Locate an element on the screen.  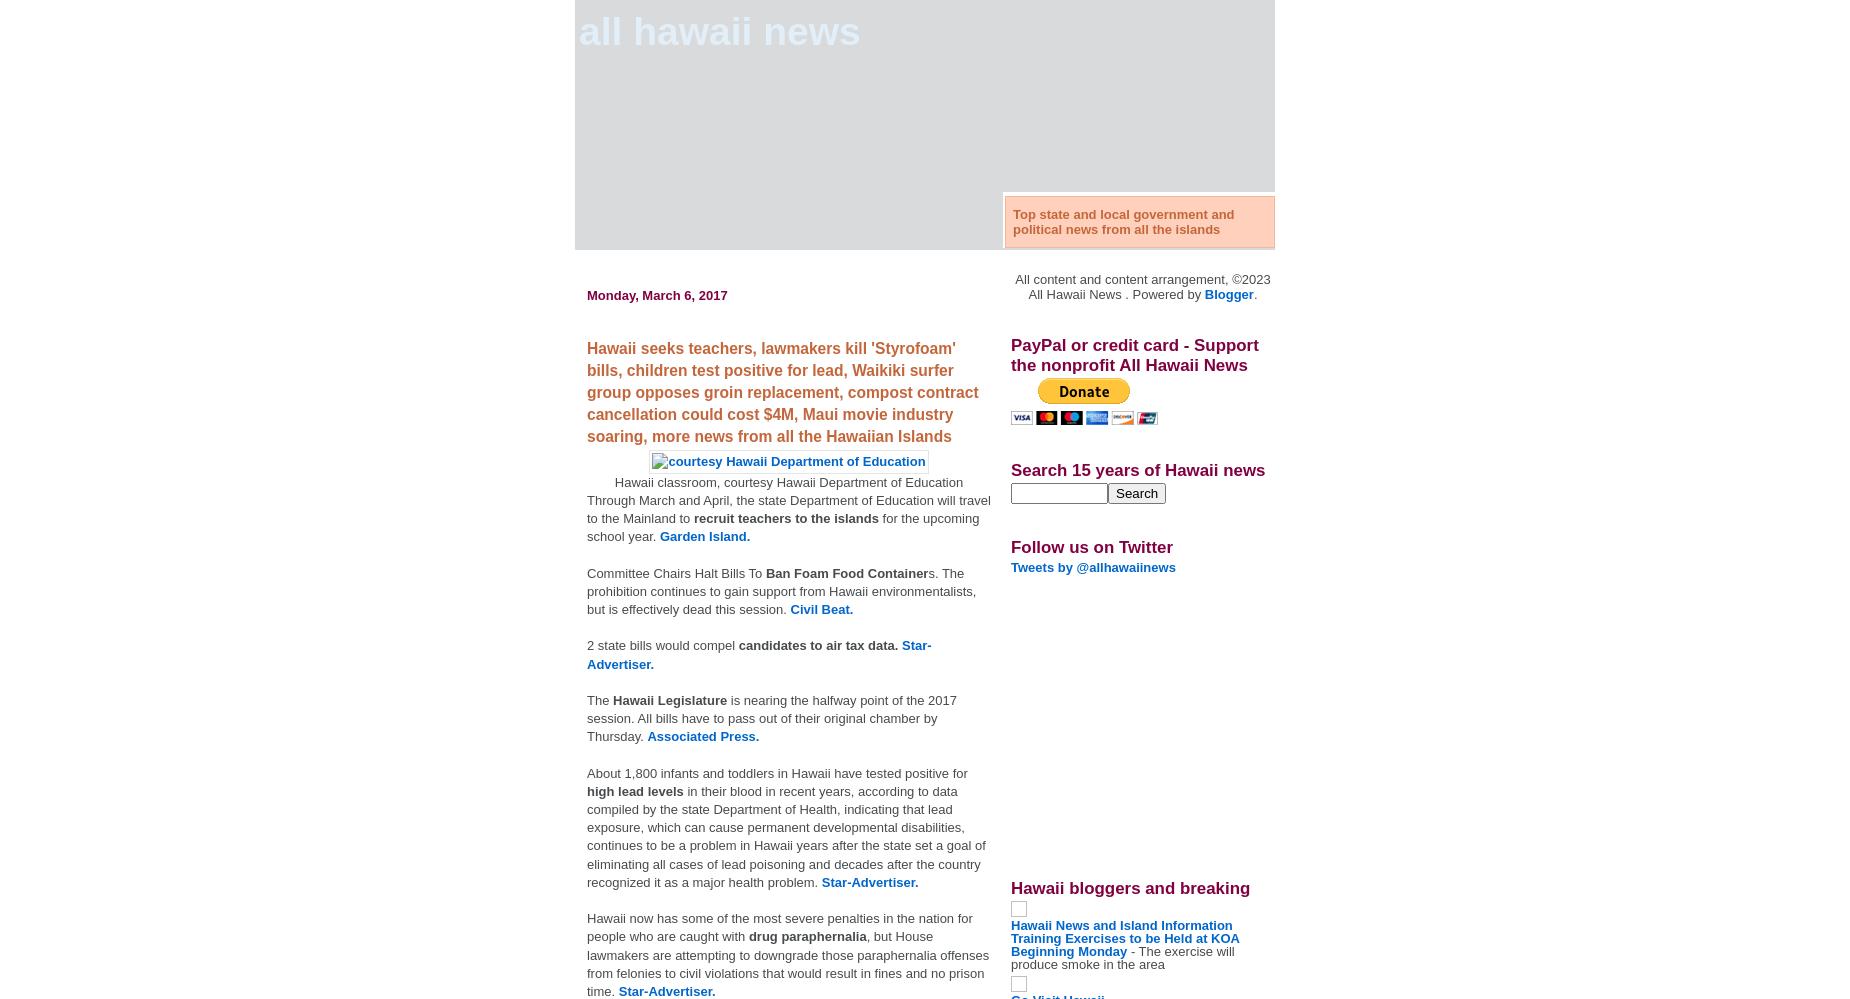
'Committee Chairs Halt Bills To' is located at coordinates (674, 572).